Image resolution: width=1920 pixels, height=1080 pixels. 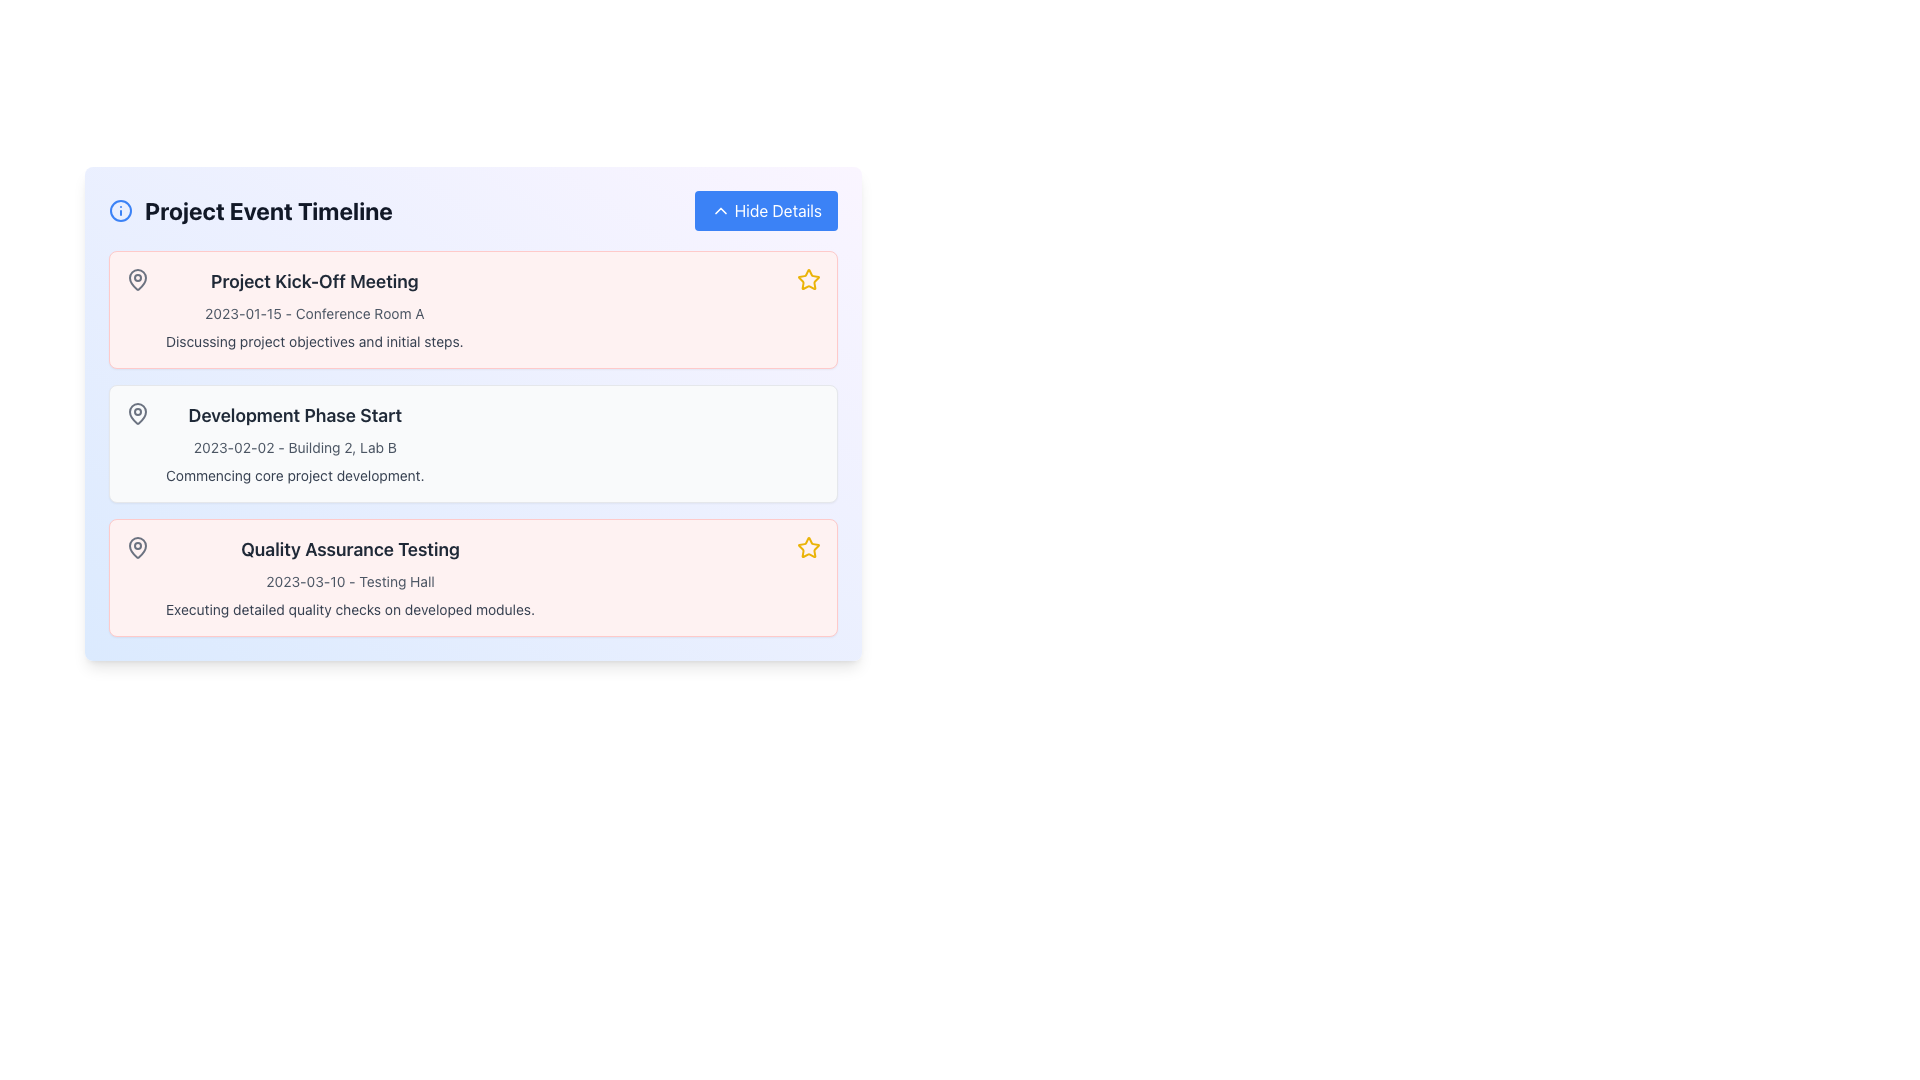 What do you see at coordinates (119, 211) in the screenshot?
I see `the circular part of the 'info' icon located near the top-left corner of the interface, next to the heading 'Project Event Timeline'` at bounding box center [119, 211].